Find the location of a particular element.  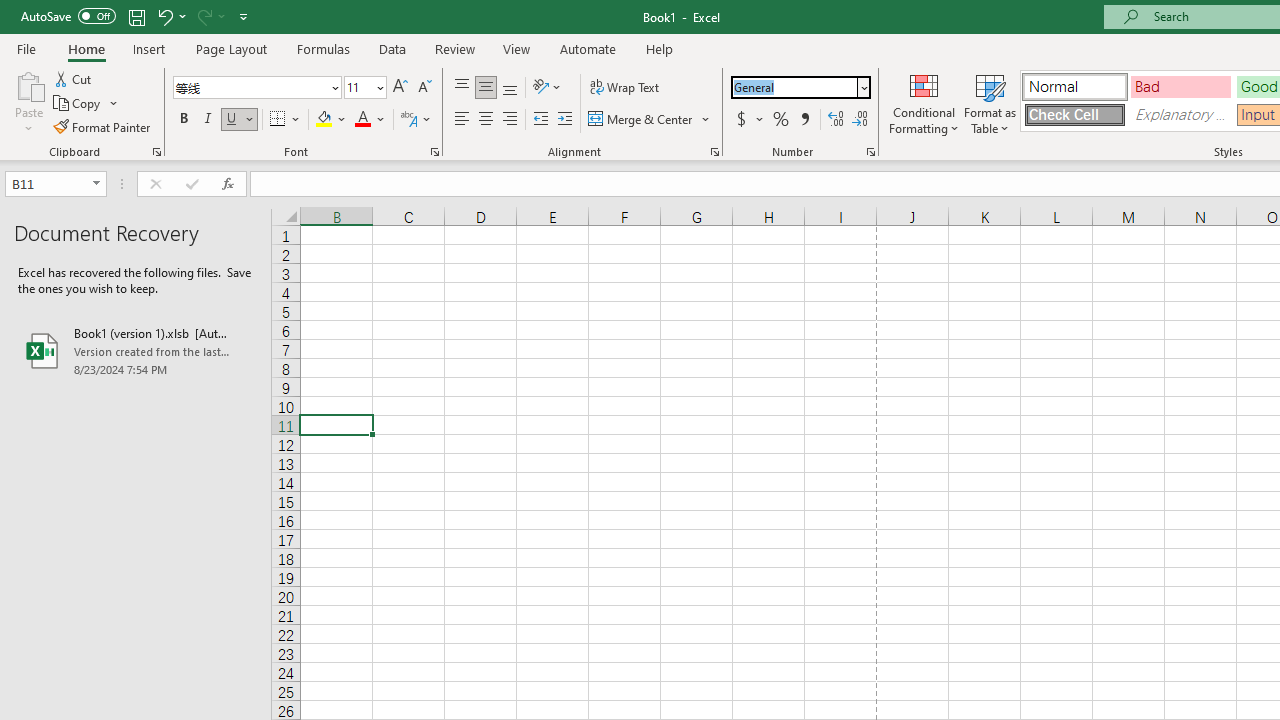

'Font Color' is located at coordinates (370, 119).